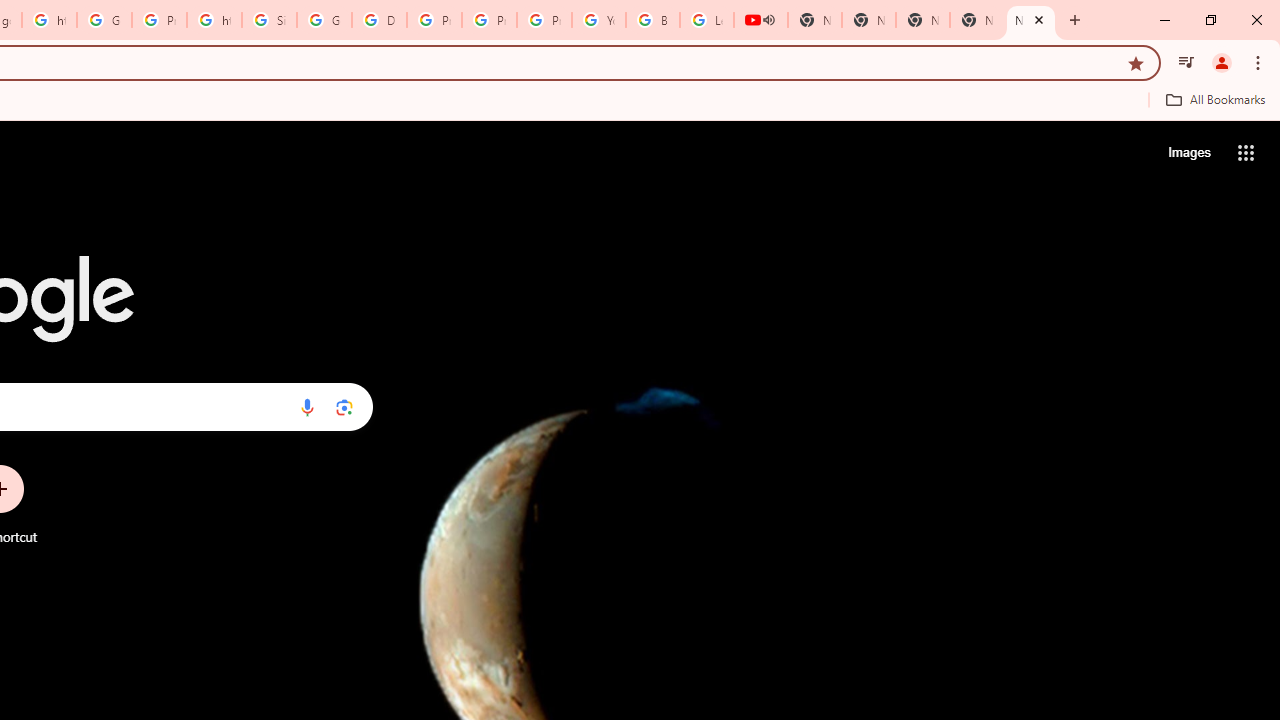  I want to click on 'YouTube', so click(598, 20).